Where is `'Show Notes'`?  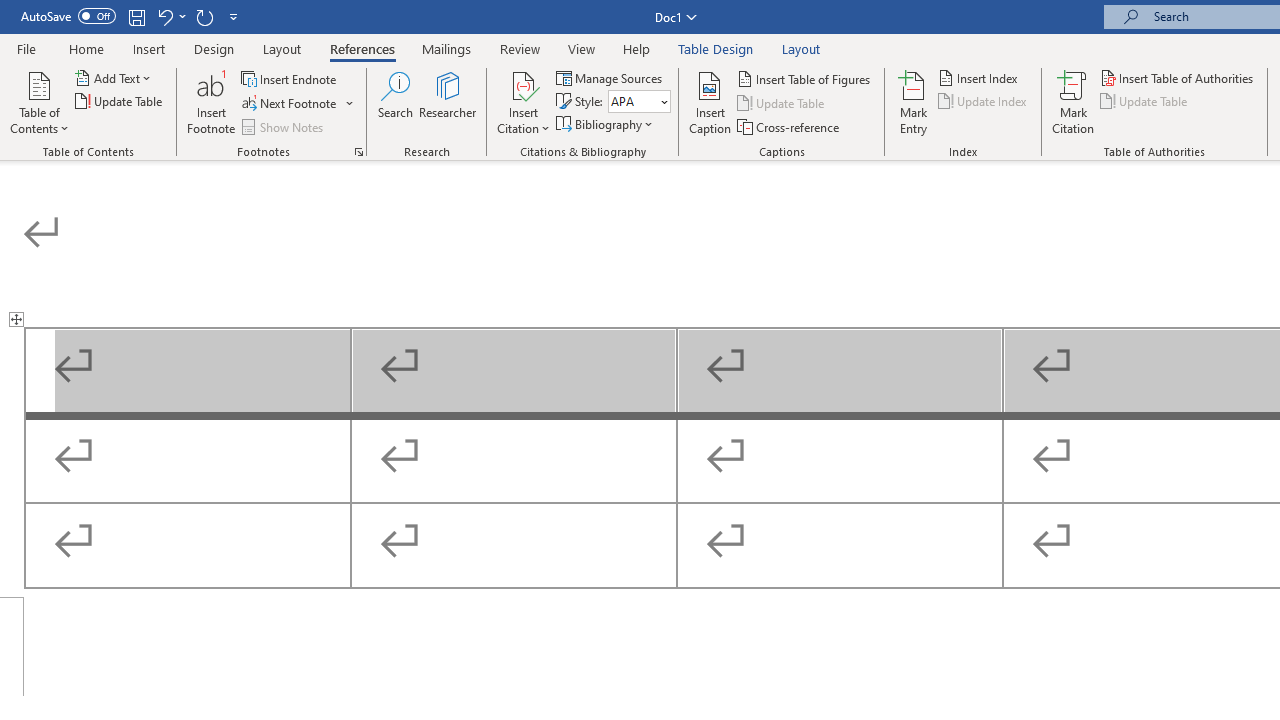 'Show Notes' is located at coordinates (283, 127).